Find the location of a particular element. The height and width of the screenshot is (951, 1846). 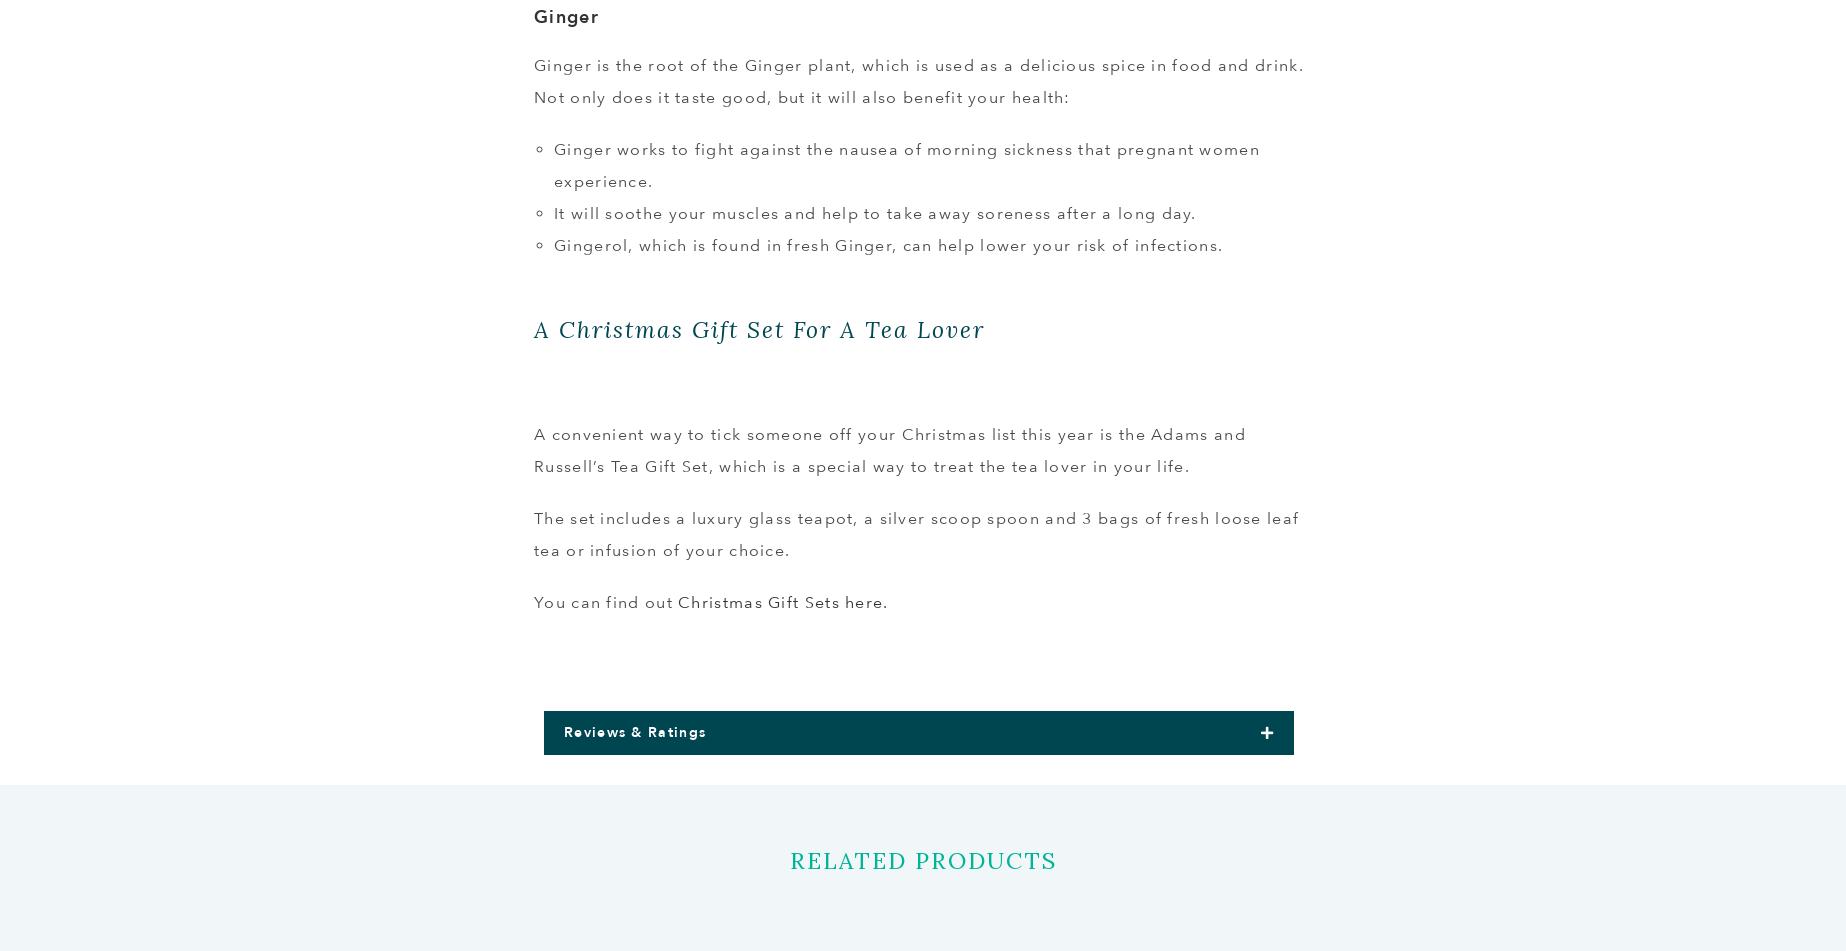

'Ginger works to fight against the nausea of morning sickness that pregnant women experience.' is located at coordinates (905, 165).